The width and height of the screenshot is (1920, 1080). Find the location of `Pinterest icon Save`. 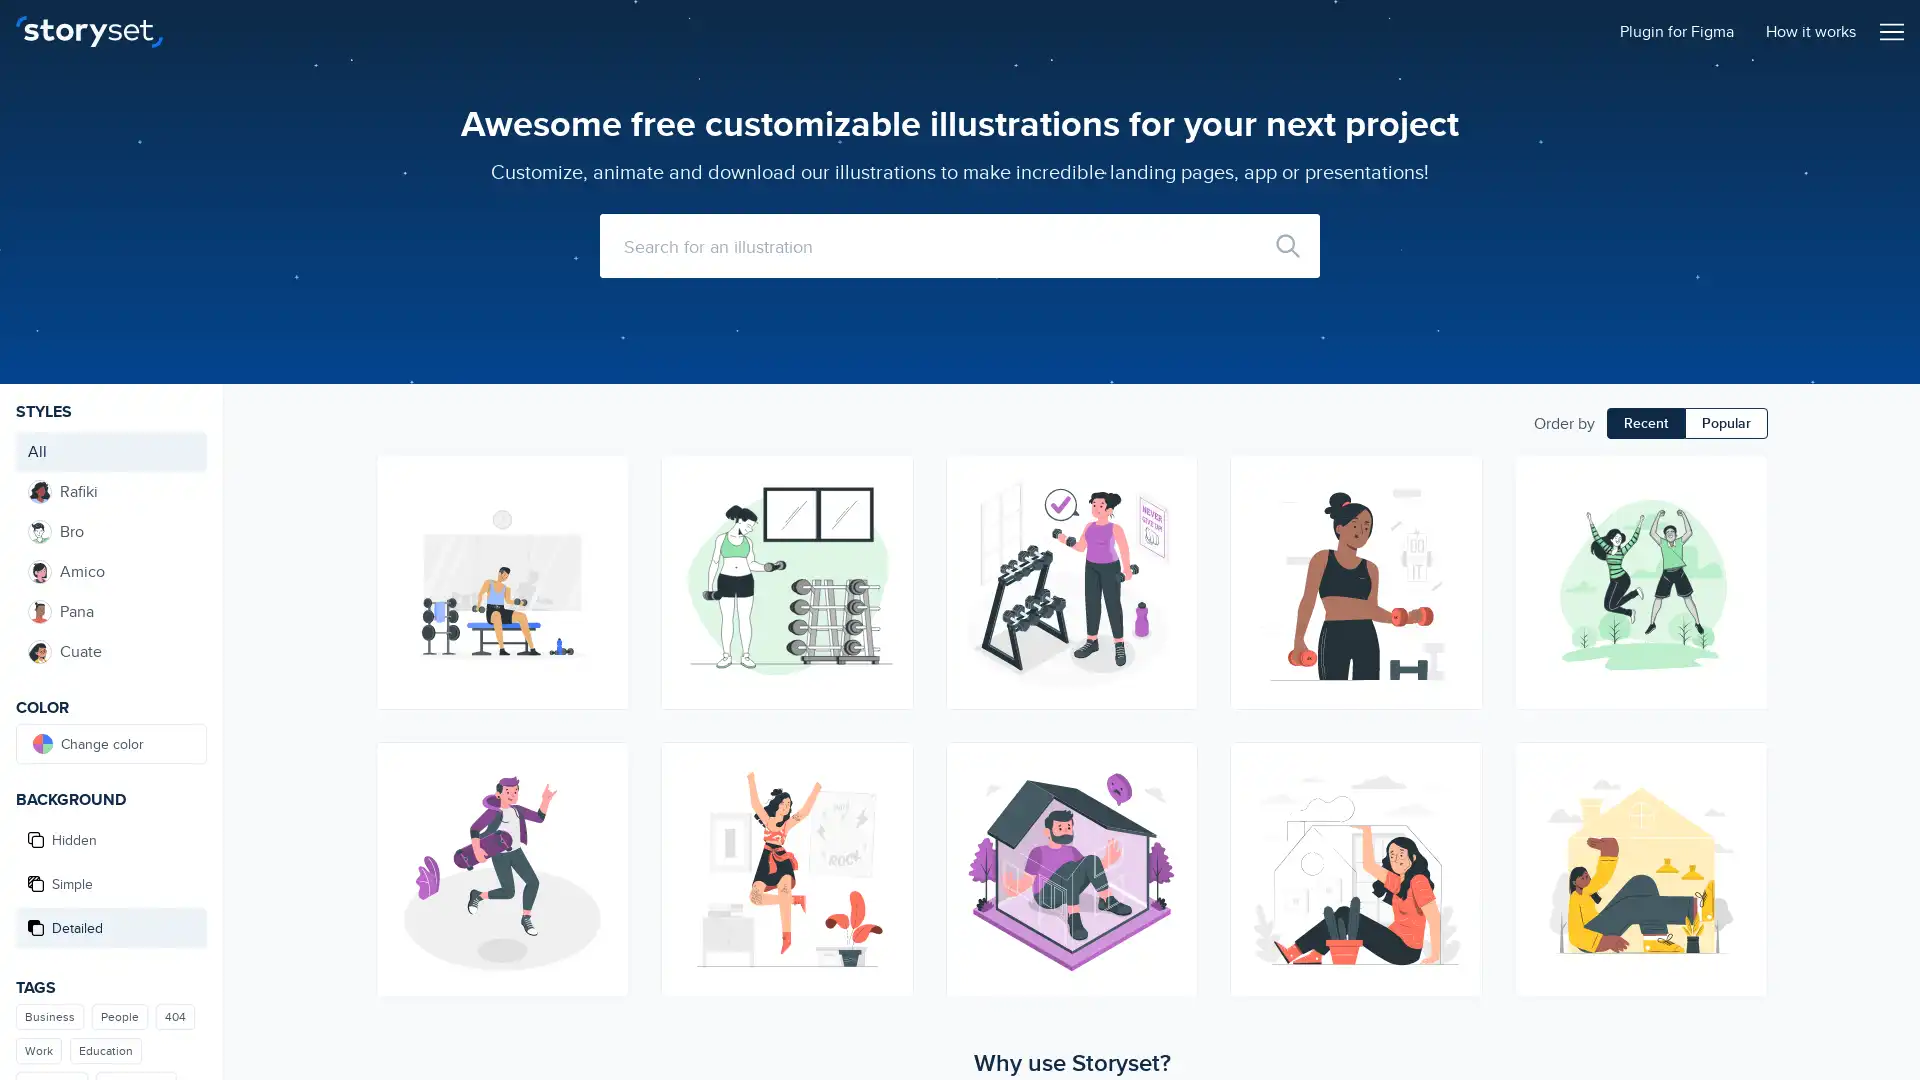

Pinterest icon Save is located at coordinates (1172, 551).